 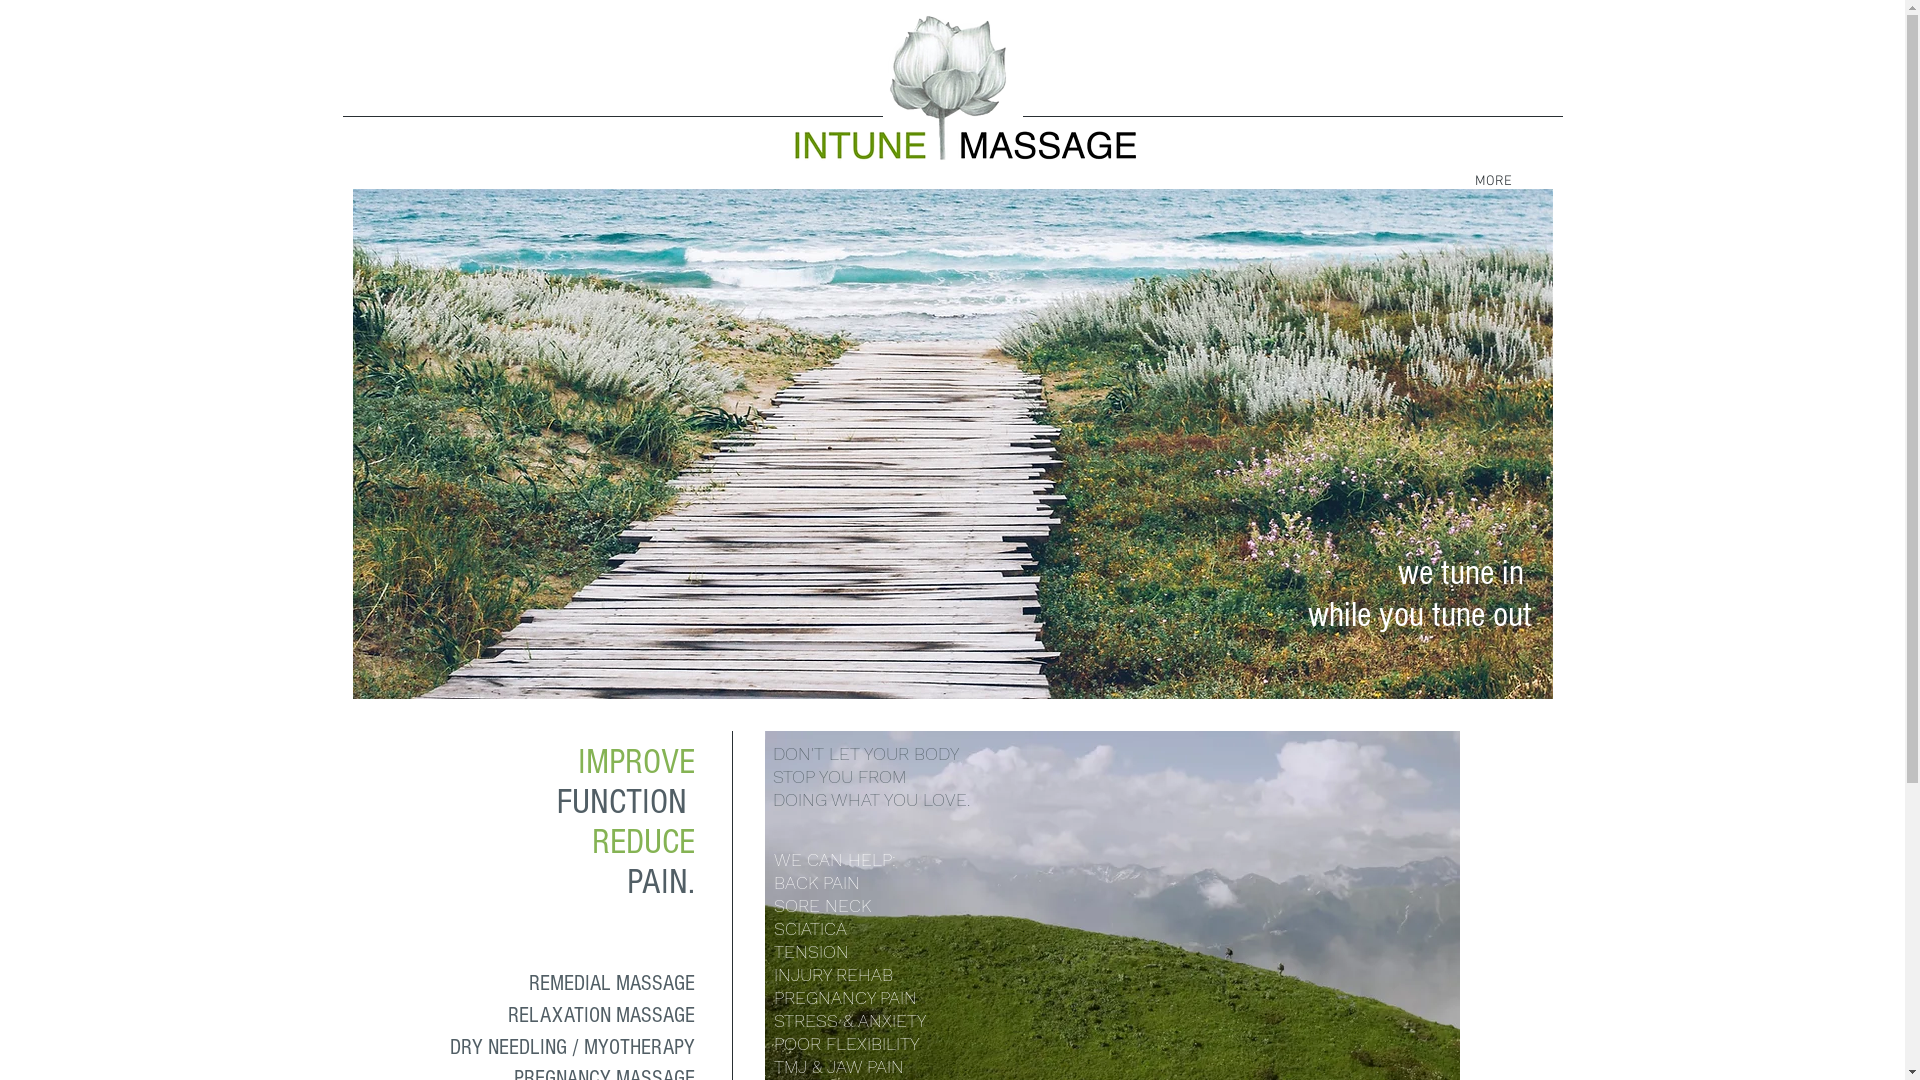 I want to click on 'INJURY REHAB', so click(x=833, y=973).